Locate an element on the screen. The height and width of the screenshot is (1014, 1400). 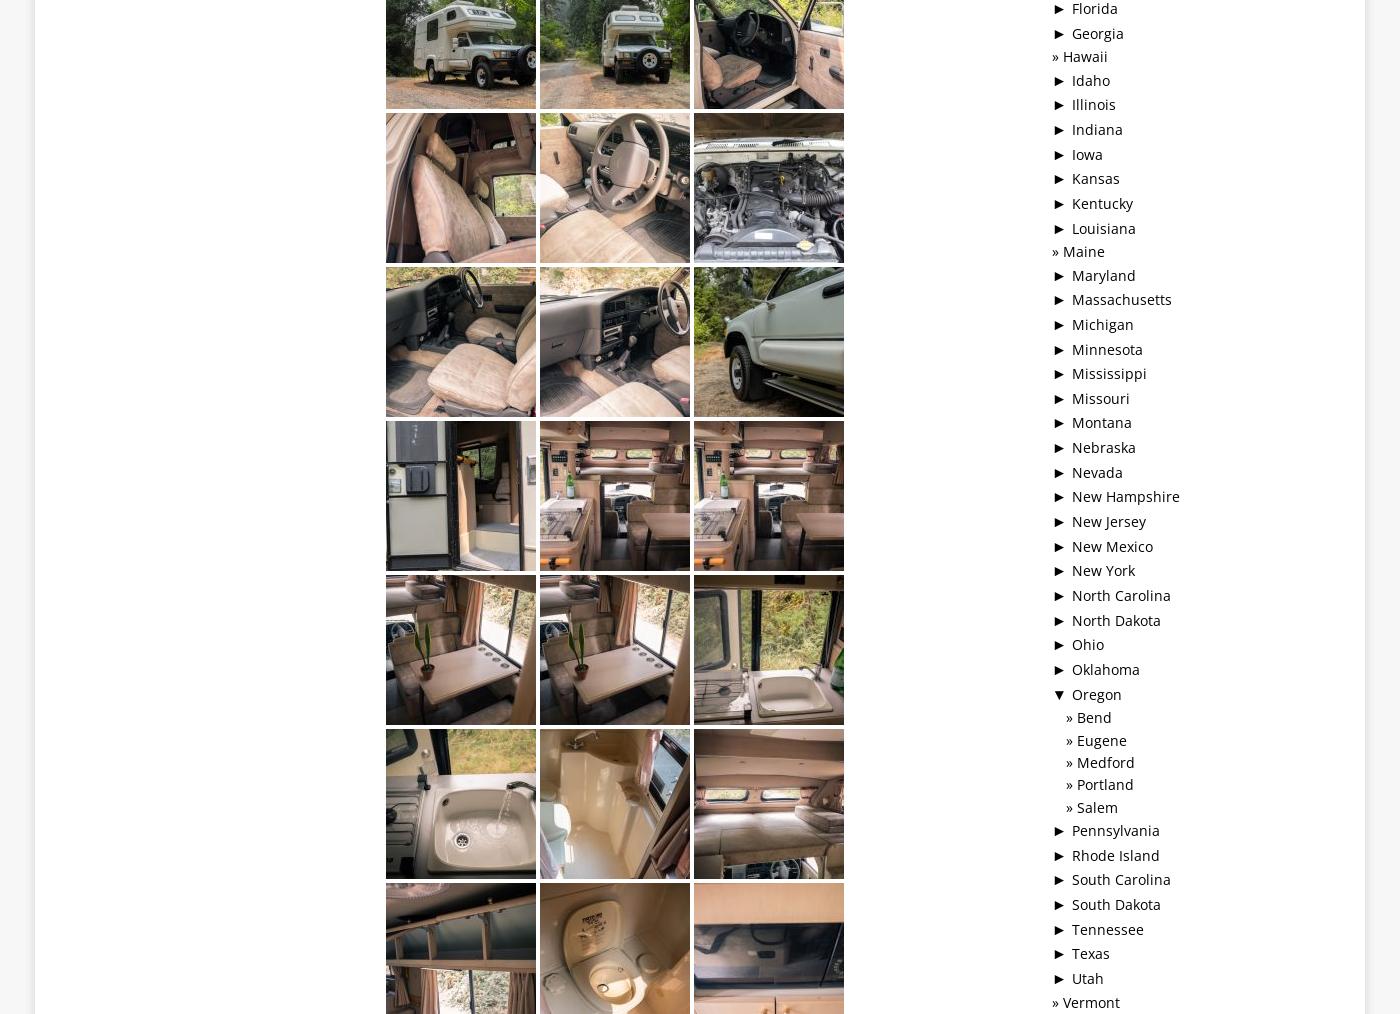
'Salem' is located at coordinates (1096, 806).